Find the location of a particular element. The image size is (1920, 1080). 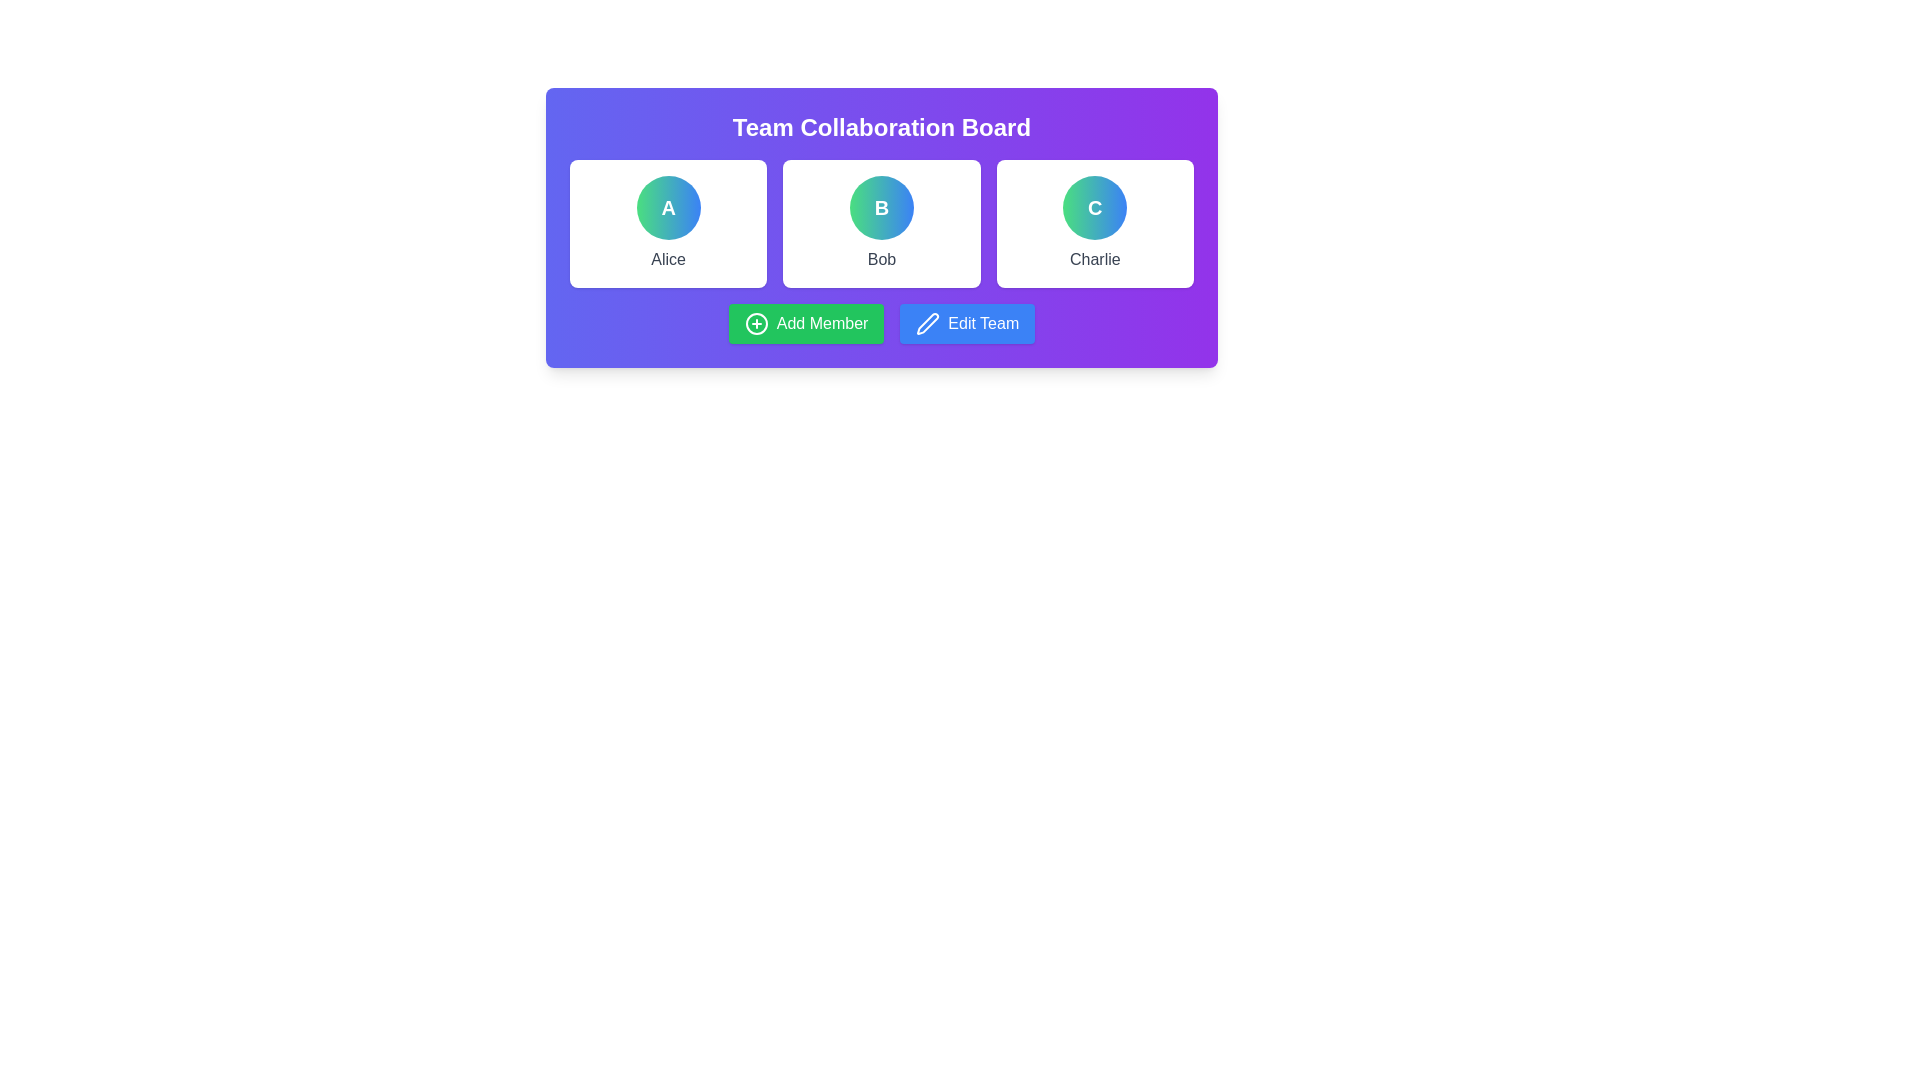

text content of the text label displaying 'Bob', which is styled in medium gray font and located centrally beneath the circular gradient icon with the letter 'B' is located at coordinates (881, 258).